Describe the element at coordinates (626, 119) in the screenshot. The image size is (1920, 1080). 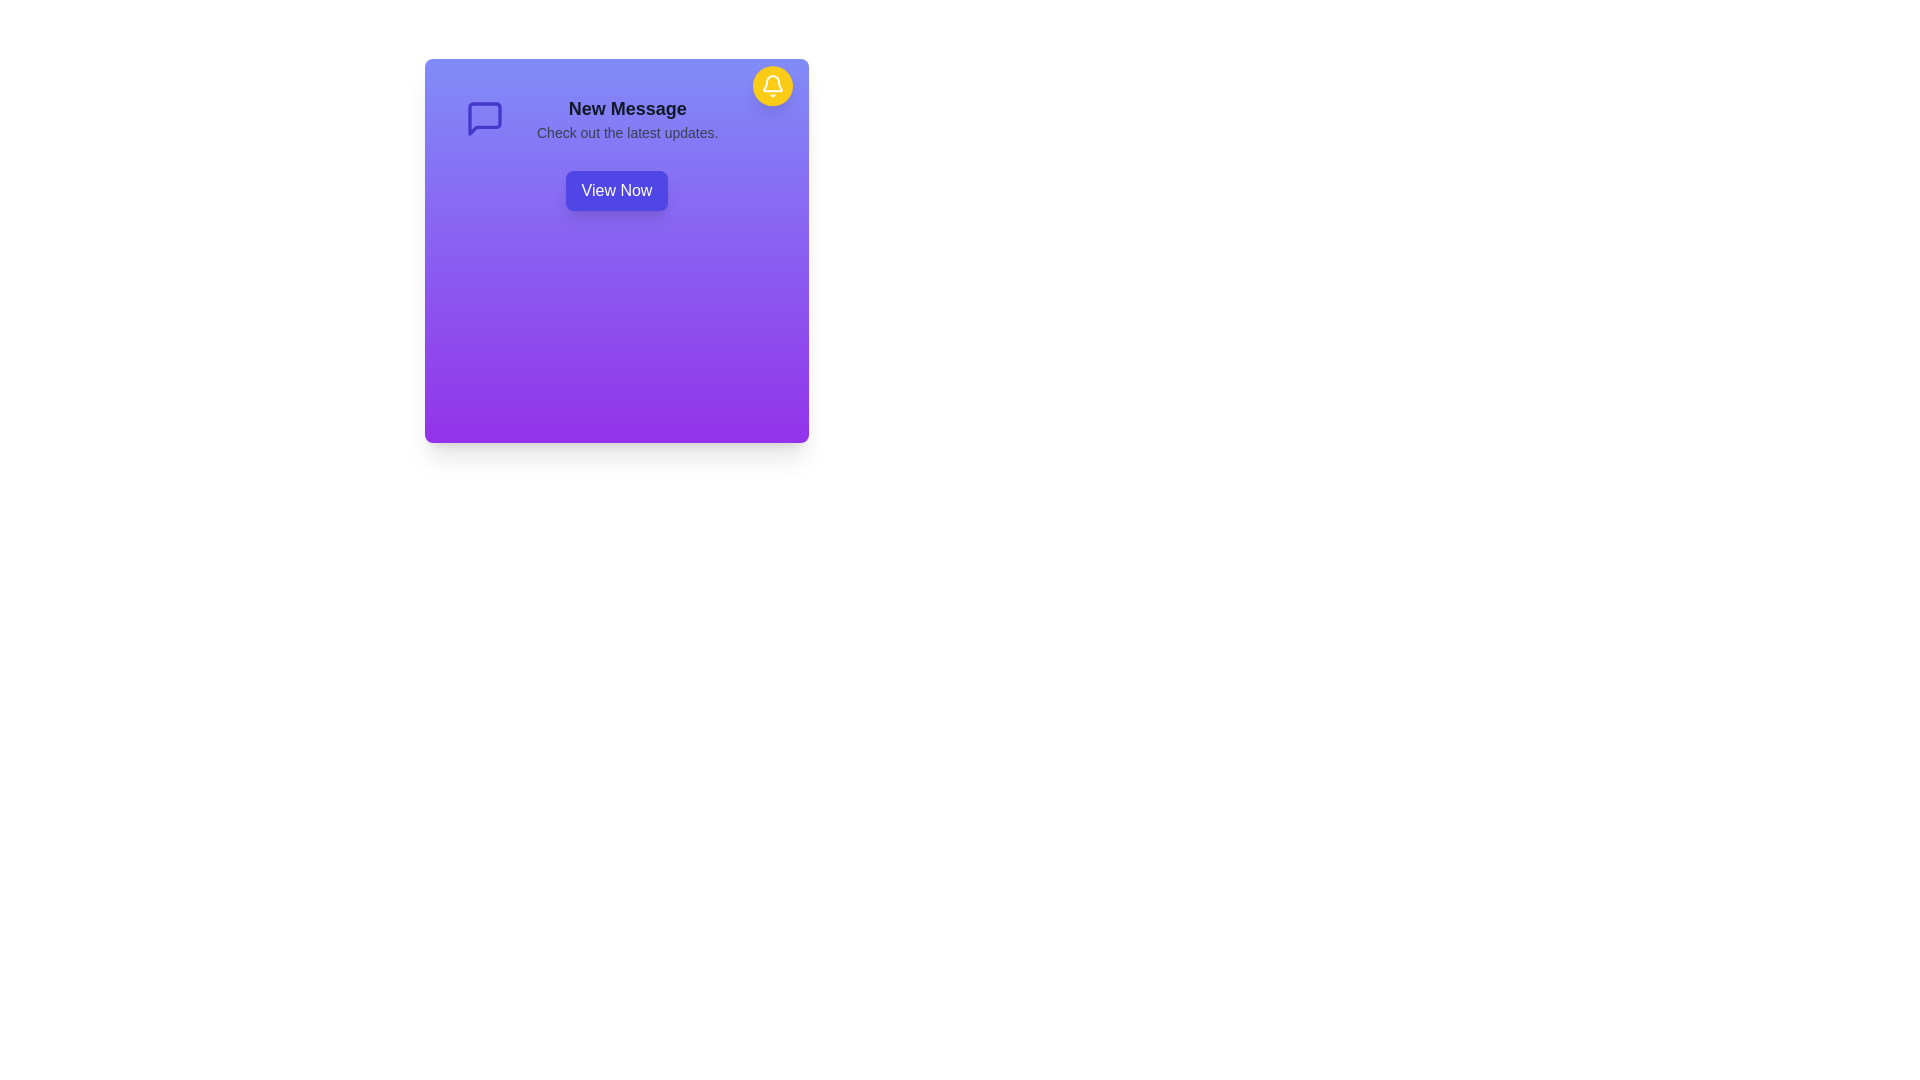
I see `the Text block that displays 'New Message' in bold, large font and 'Check out the latest updates.' in smaller font, which is centrally aligned on a purple background` at that location.